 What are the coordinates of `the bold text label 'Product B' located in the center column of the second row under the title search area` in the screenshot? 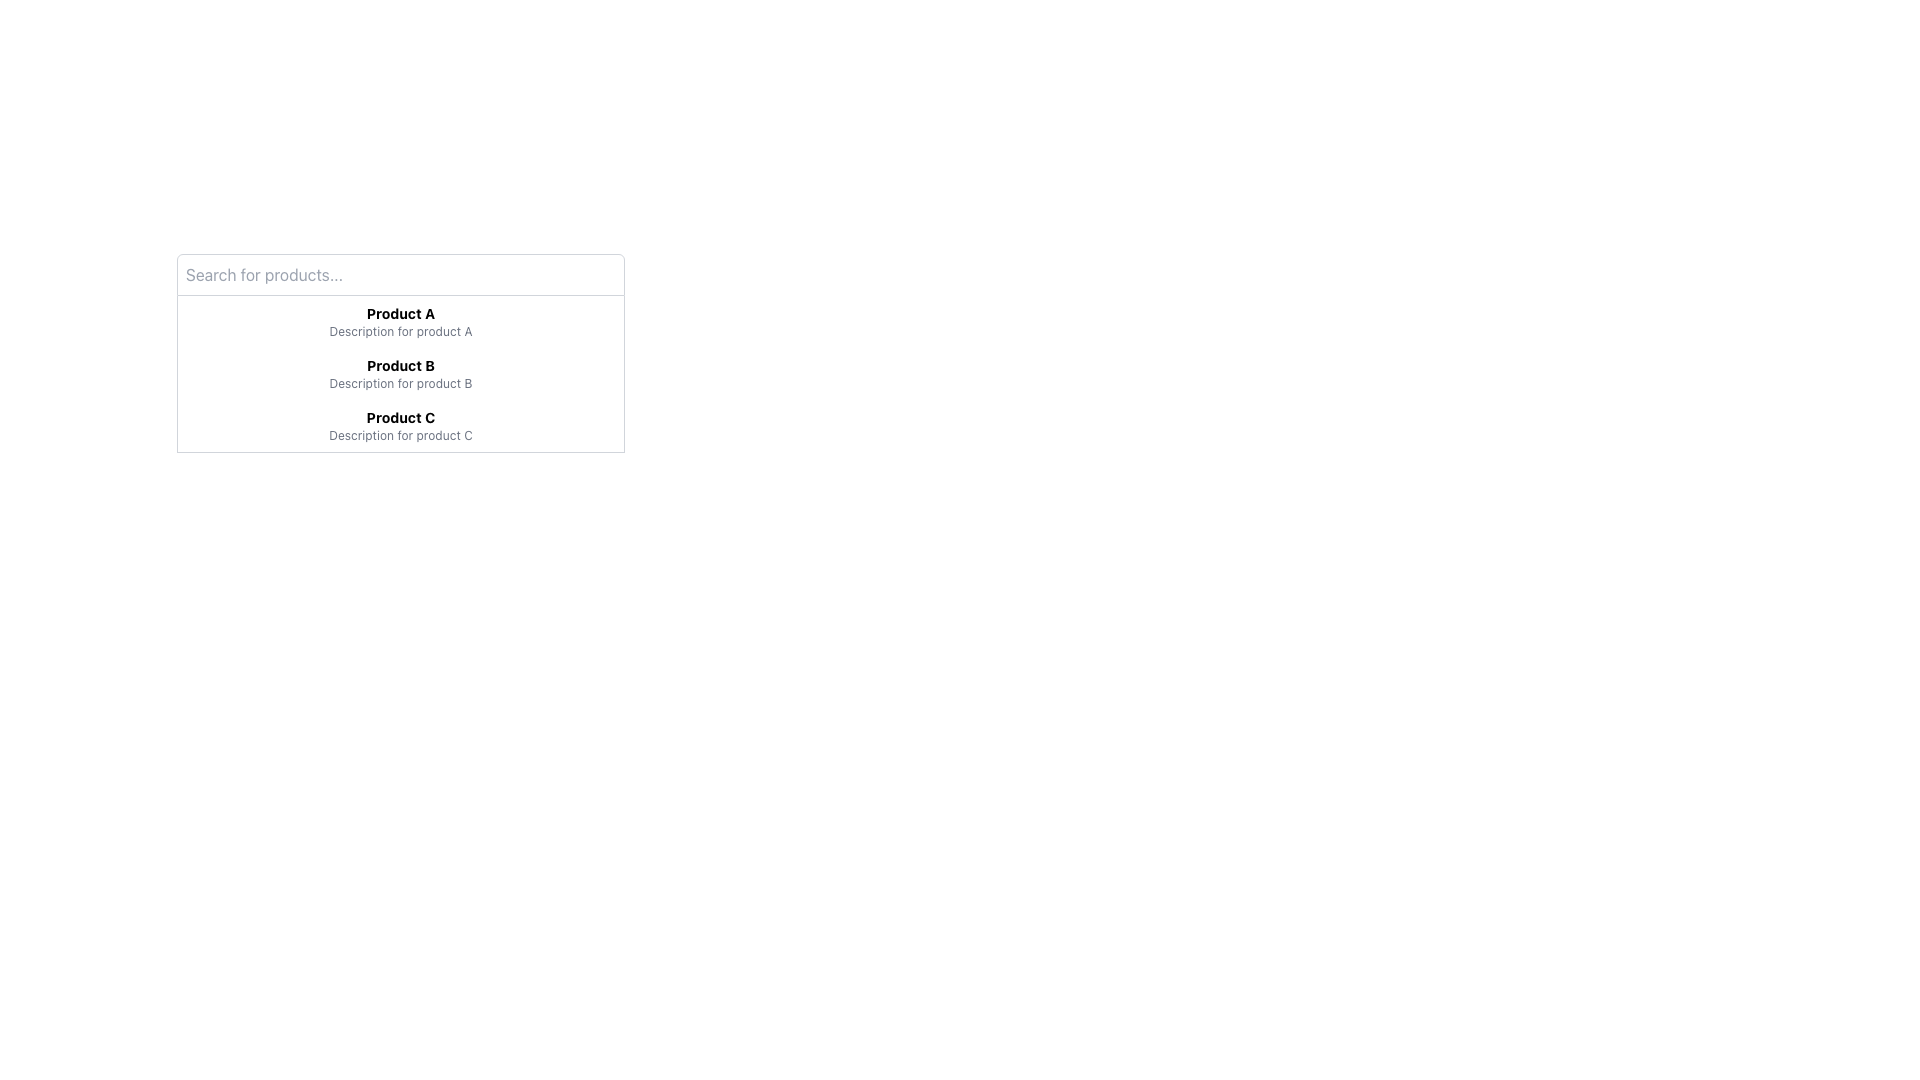 It's located at (400, 366).